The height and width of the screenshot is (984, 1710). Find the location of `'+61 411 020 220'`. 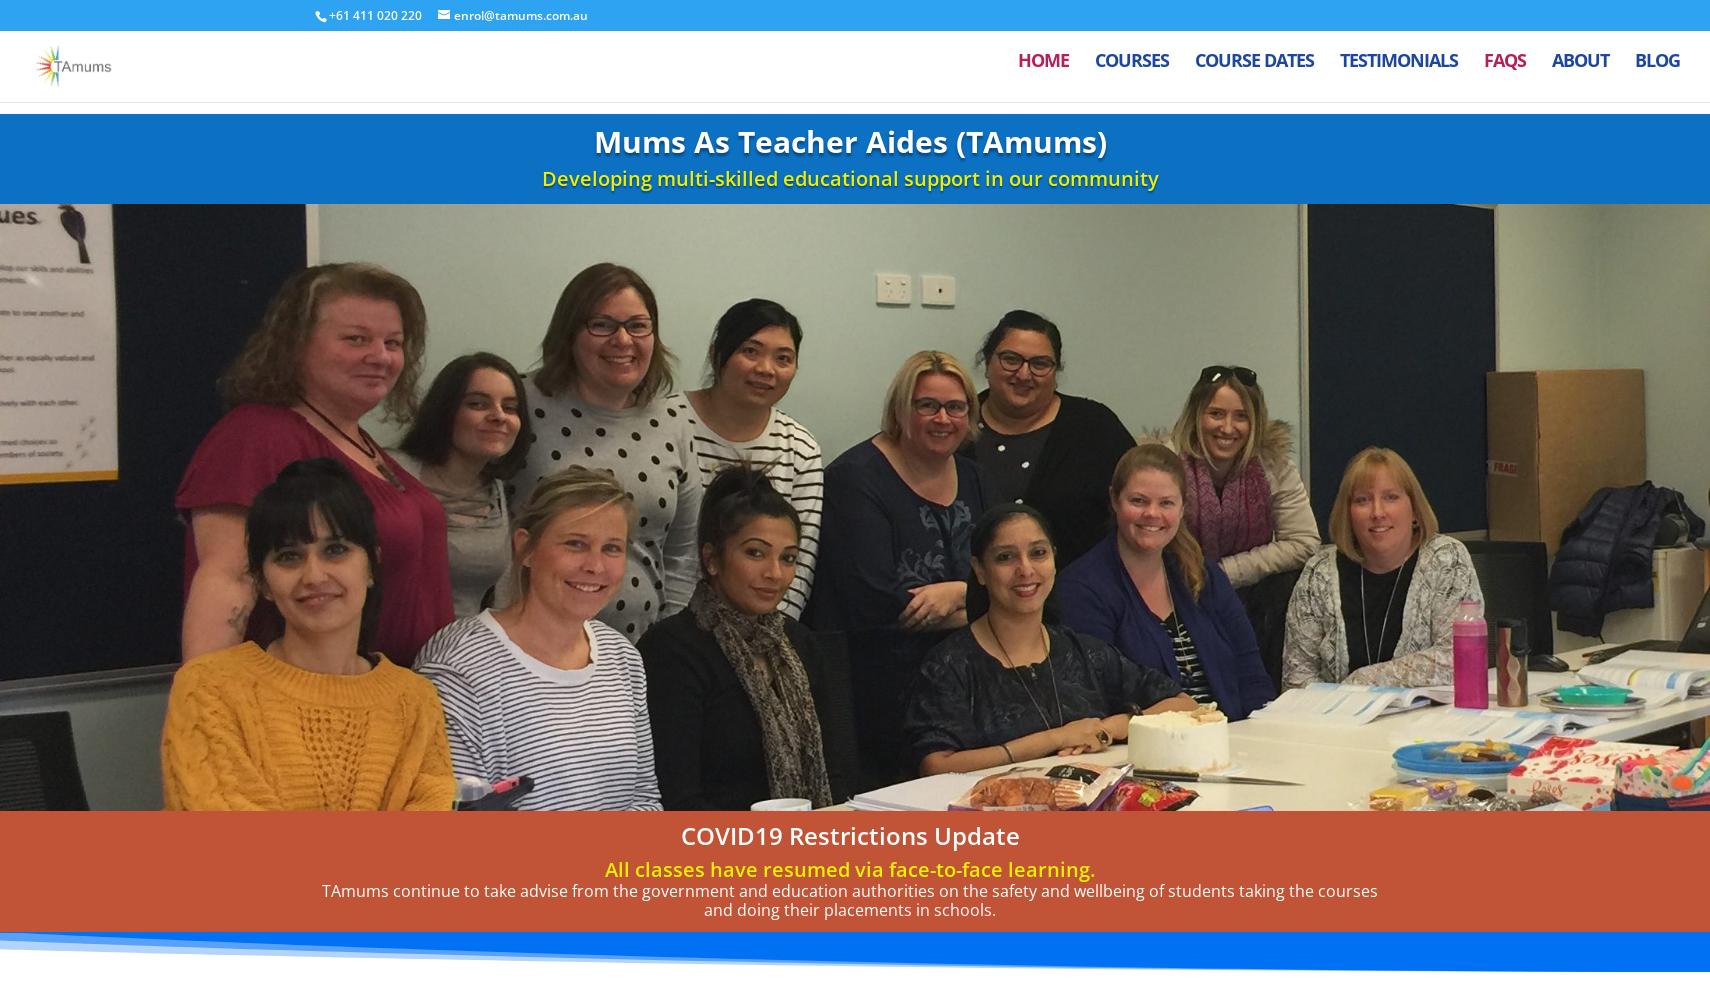

'+61 411 020 220' is located at coordinates (374, 14).